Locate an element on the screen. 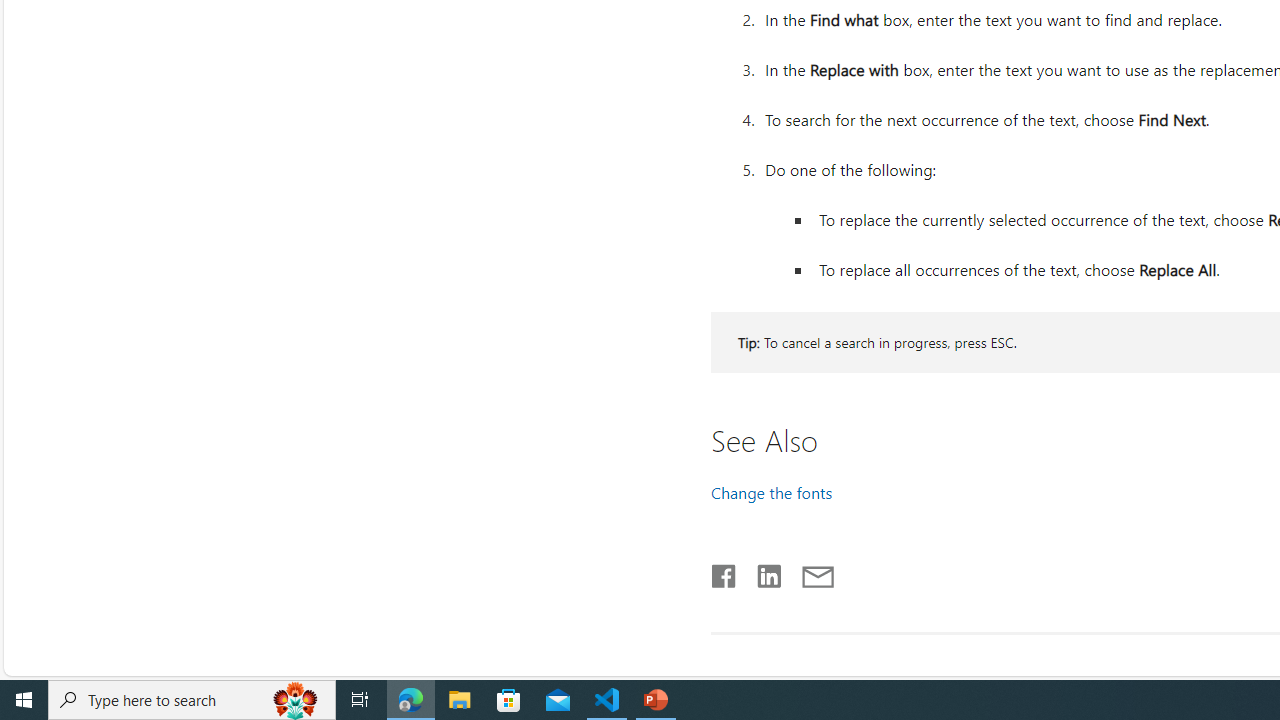 Image resolution: width=1280 pixels, height=720 pixels. 'Share on Facebook' is located at coordinates (723, 572).